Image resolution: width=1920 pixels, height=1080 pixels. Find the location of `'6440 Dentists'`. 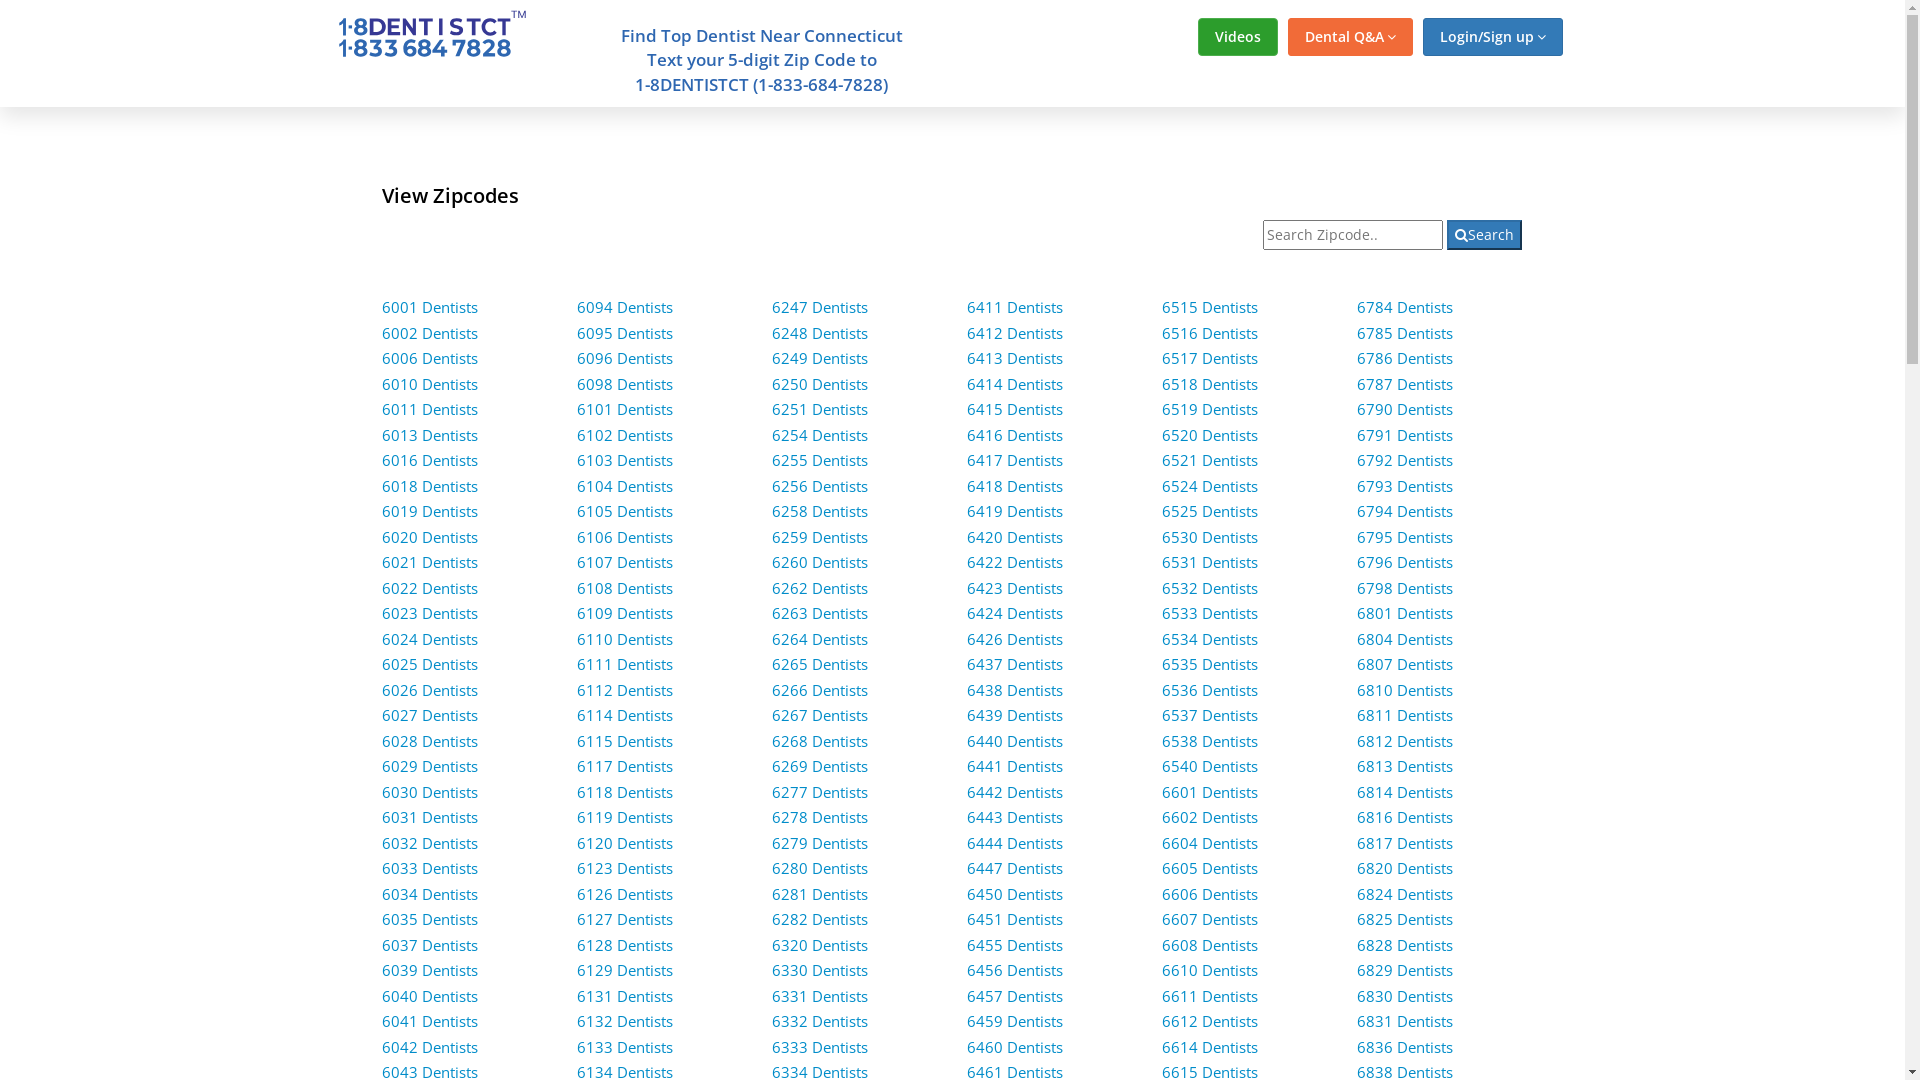

'6440 Dentists' is located at coordinates (1014, 740).